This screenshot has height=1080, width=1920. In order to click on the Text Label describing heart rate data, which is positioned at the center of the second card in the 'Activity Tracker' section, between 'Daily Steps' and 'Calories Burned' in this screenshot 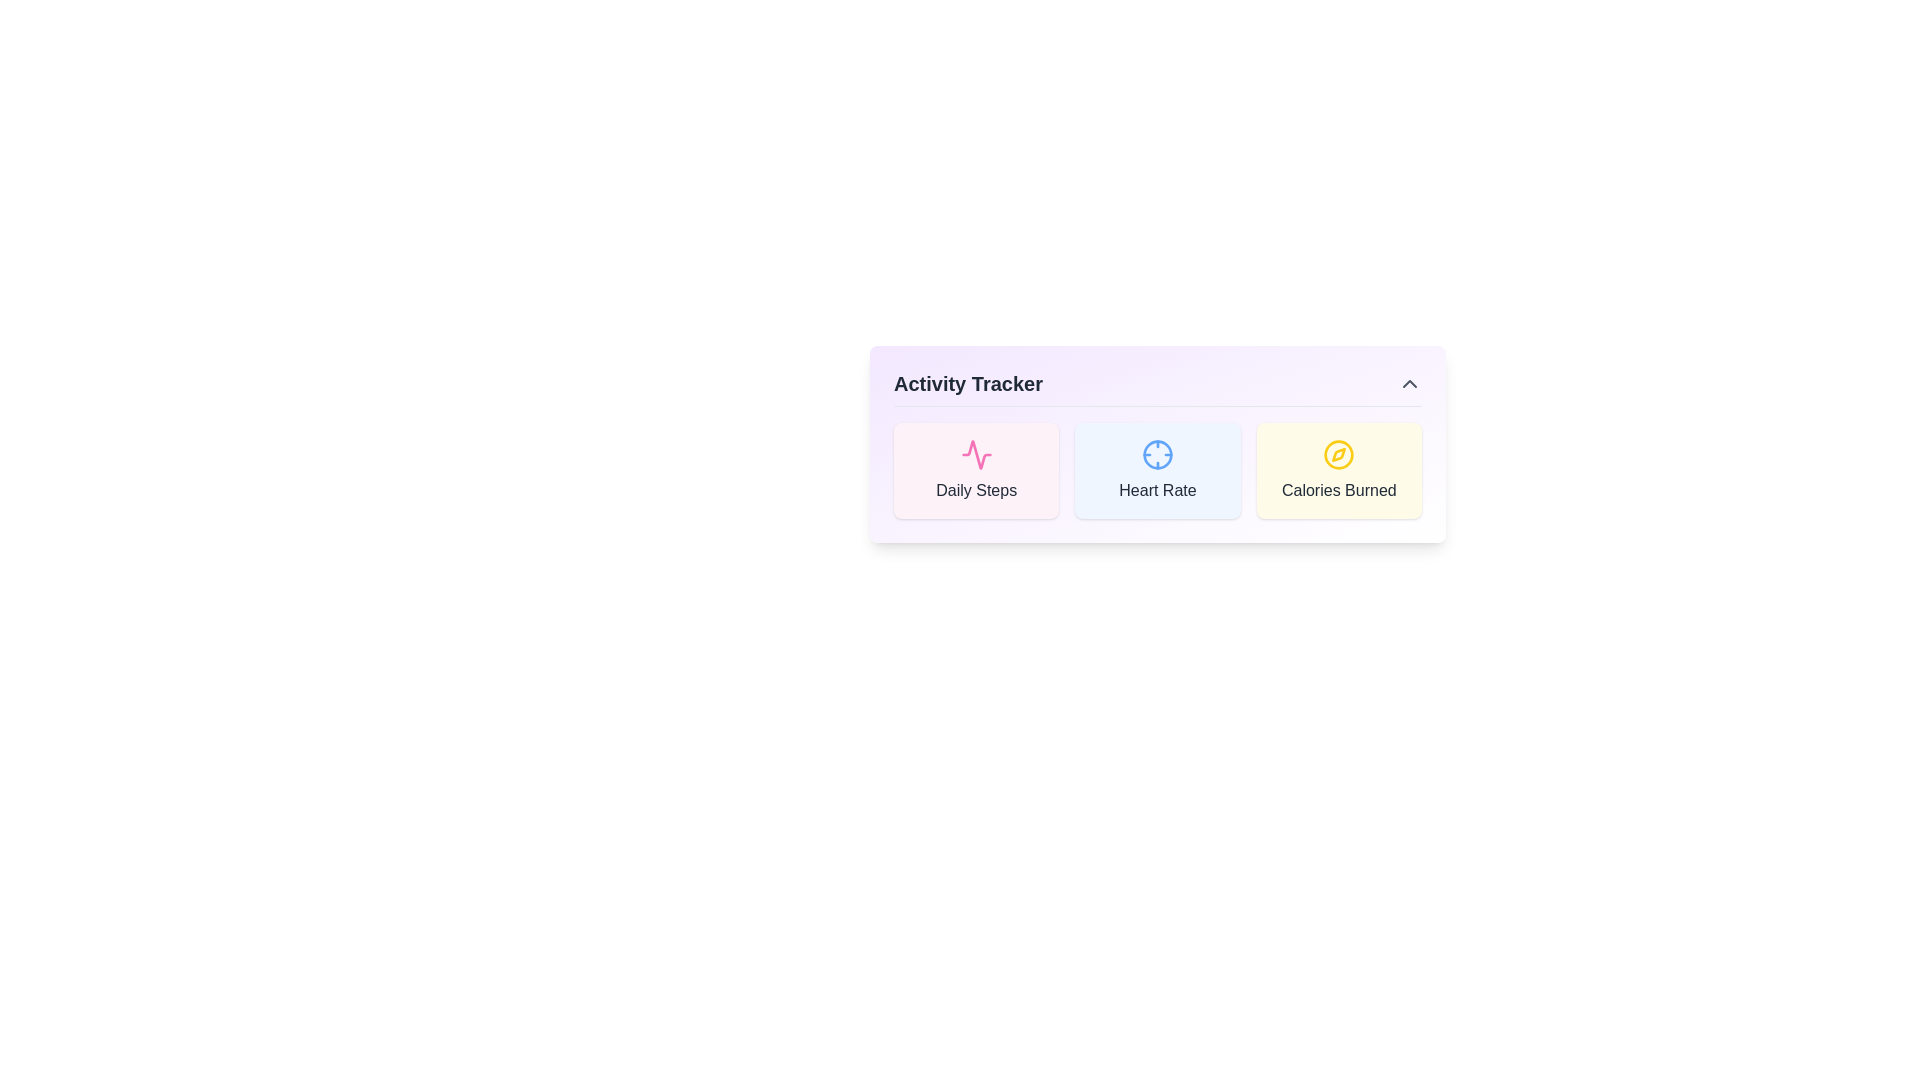, I will do `click(1157, 490)`.